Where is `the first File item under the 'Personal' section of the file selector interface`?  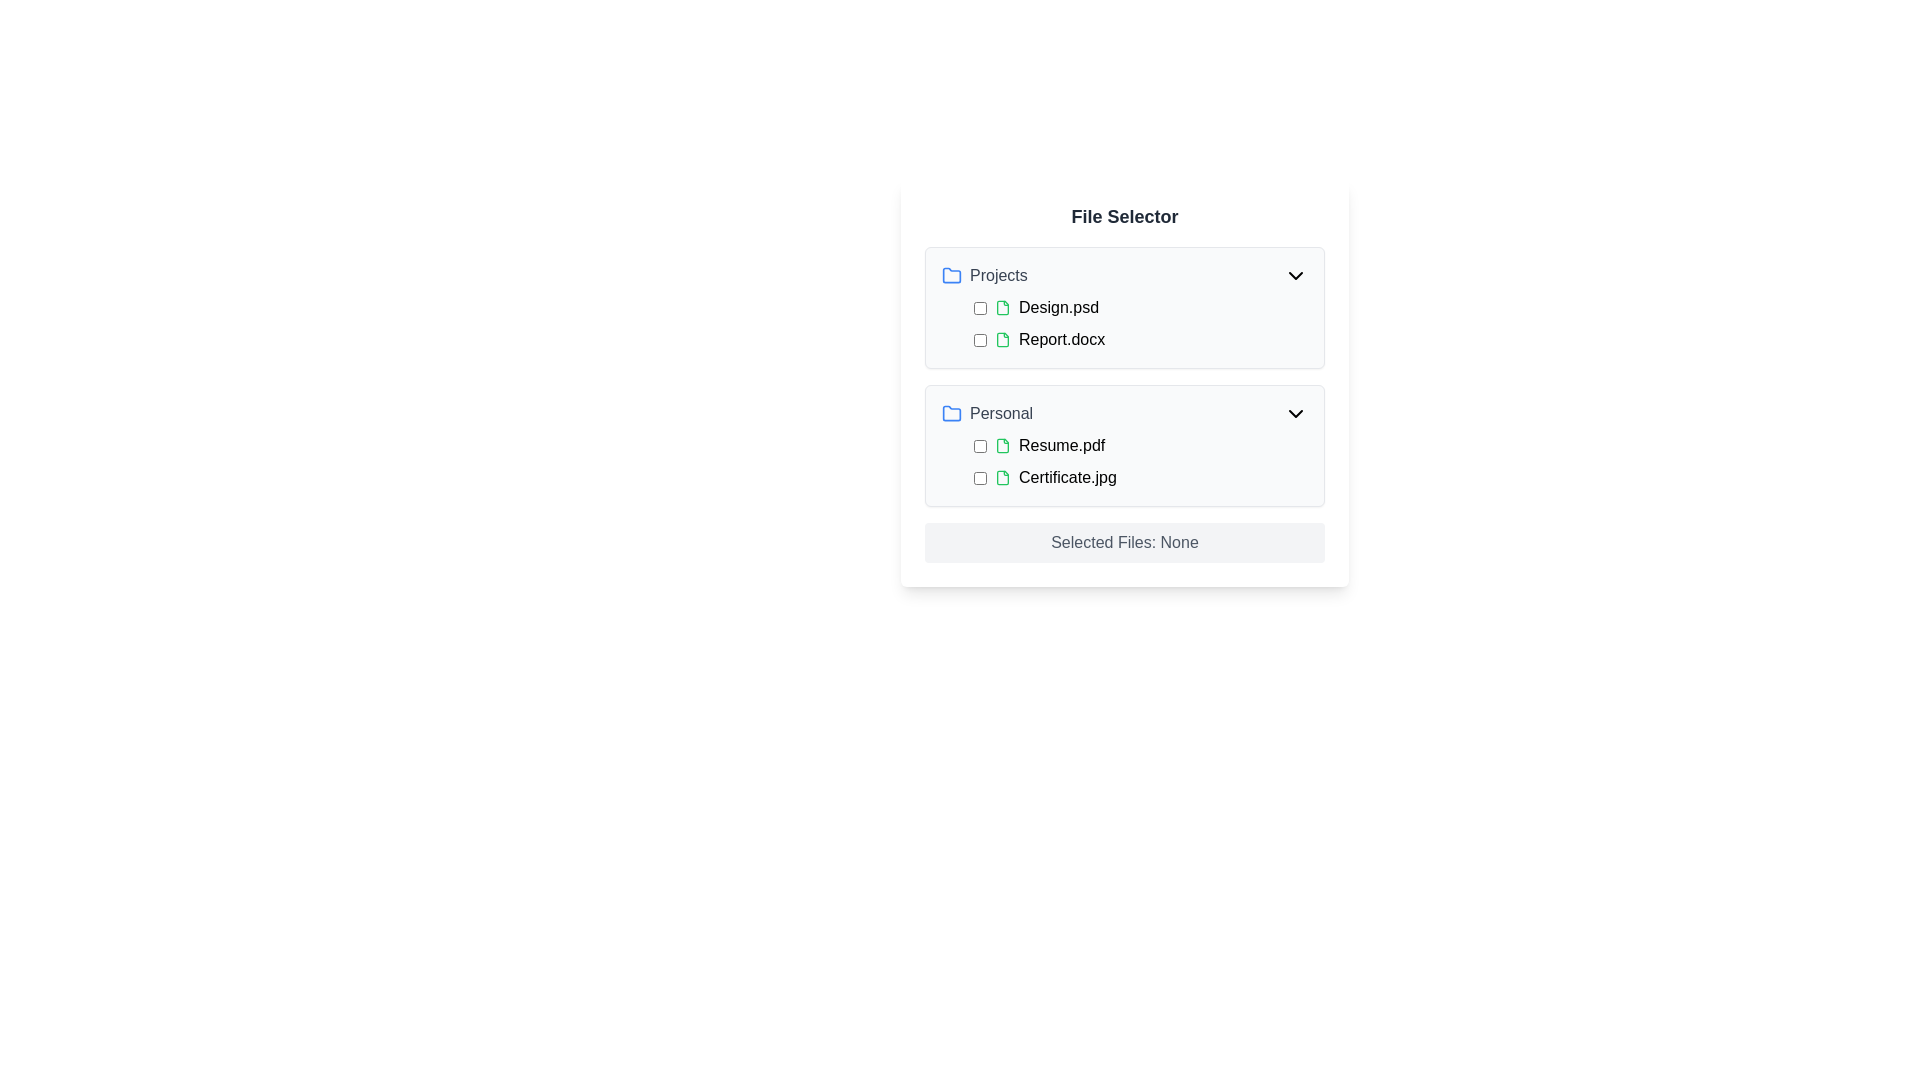 the first File item under the 'Personal' section of the file selector interface is located at coordinates (1141, 445).